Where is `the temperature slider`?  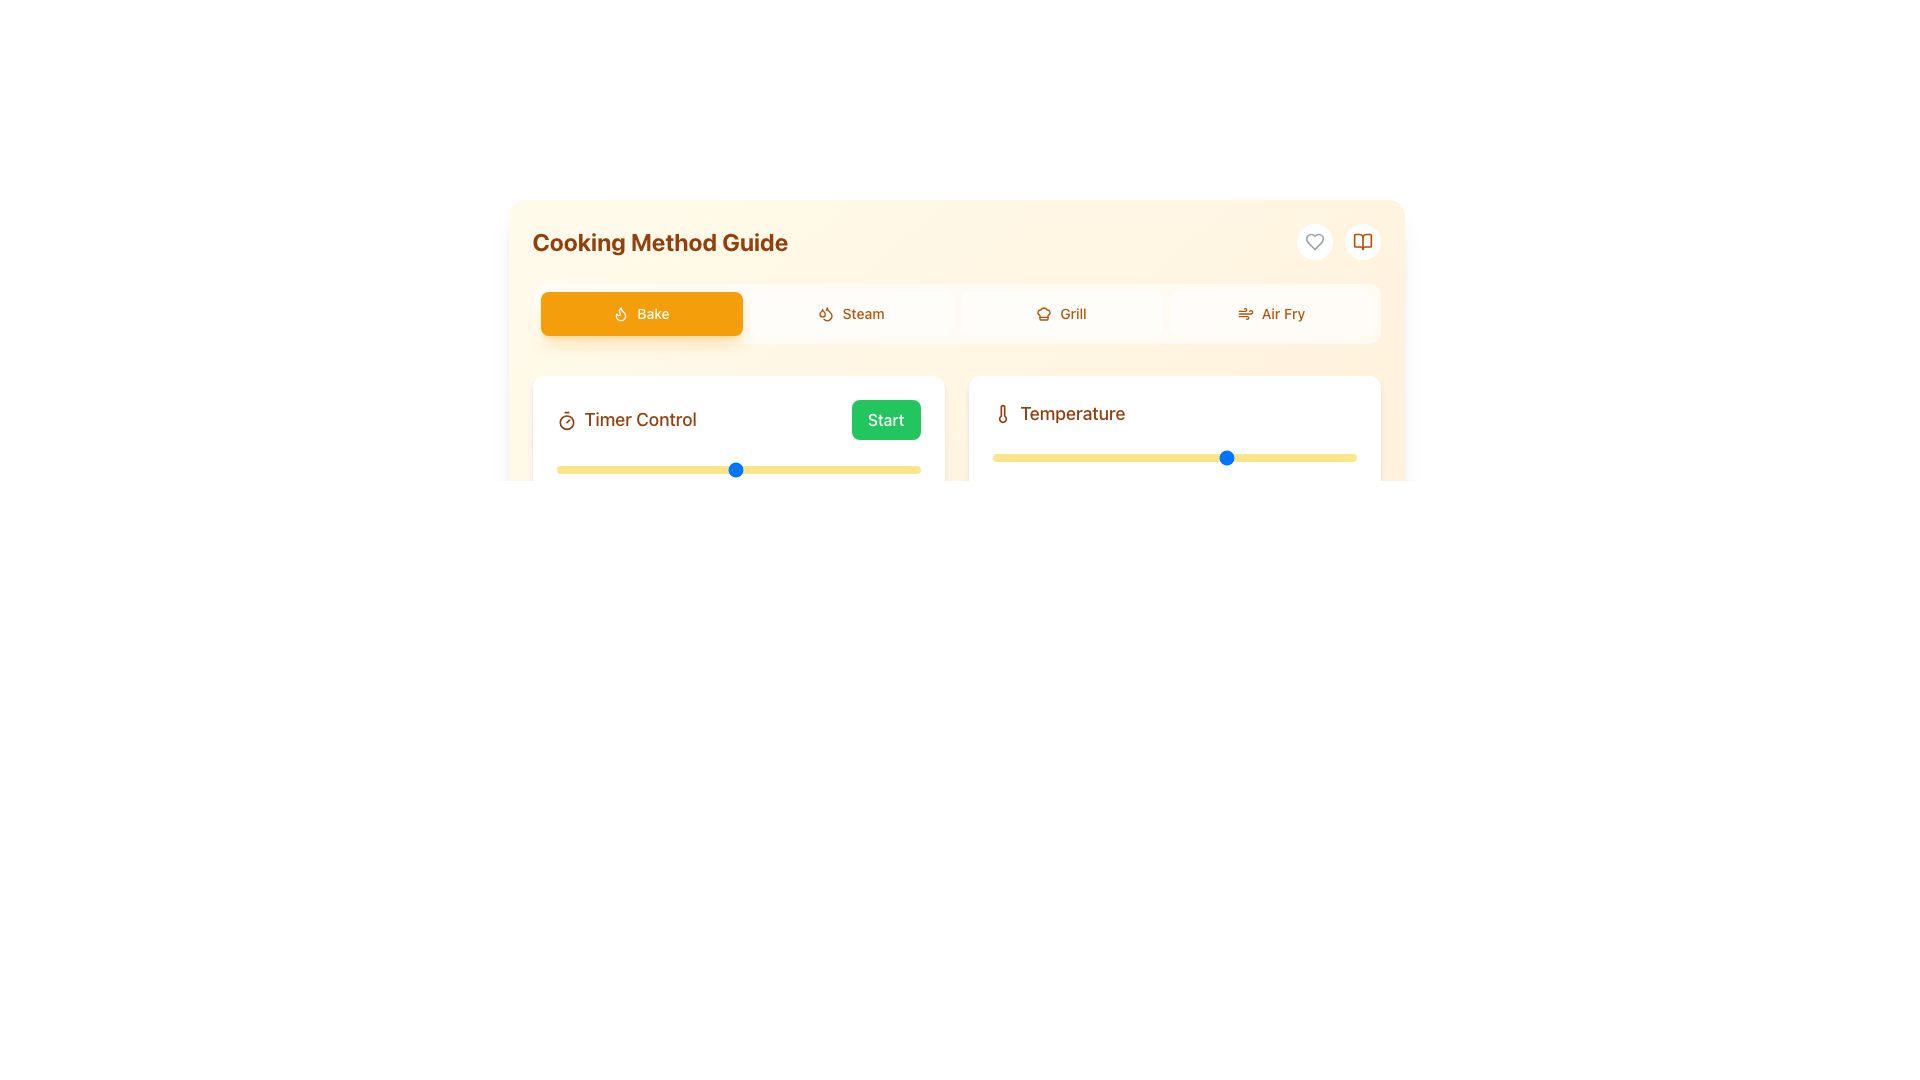
the temperature slider is located at coordinates (1287, 458).